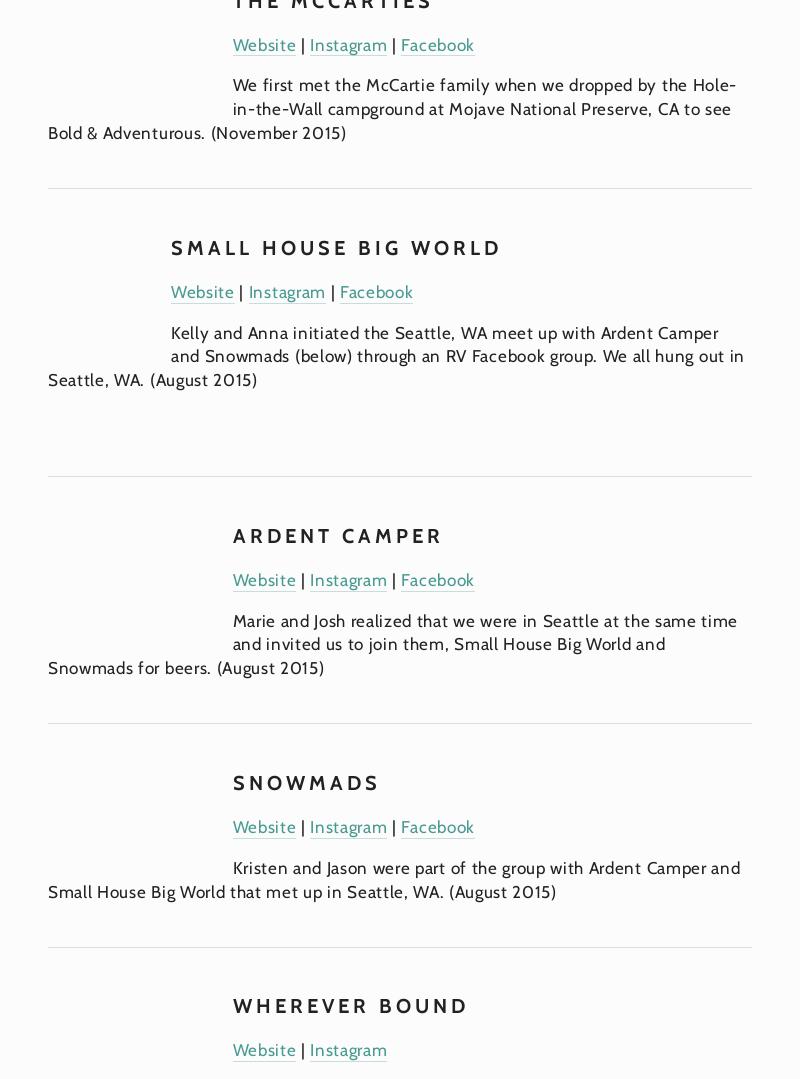 Image resolution: width=800 pixels, height=1079 pixels. Describe the element at coordinates (391, 108) in the screenshot. I see `'We first met the McCartie family when we dropped by the Hole-in-the-Wall campground at Mojave National Preserve, CA to see Bold & Adventurous. (November 2015)'` at that location.